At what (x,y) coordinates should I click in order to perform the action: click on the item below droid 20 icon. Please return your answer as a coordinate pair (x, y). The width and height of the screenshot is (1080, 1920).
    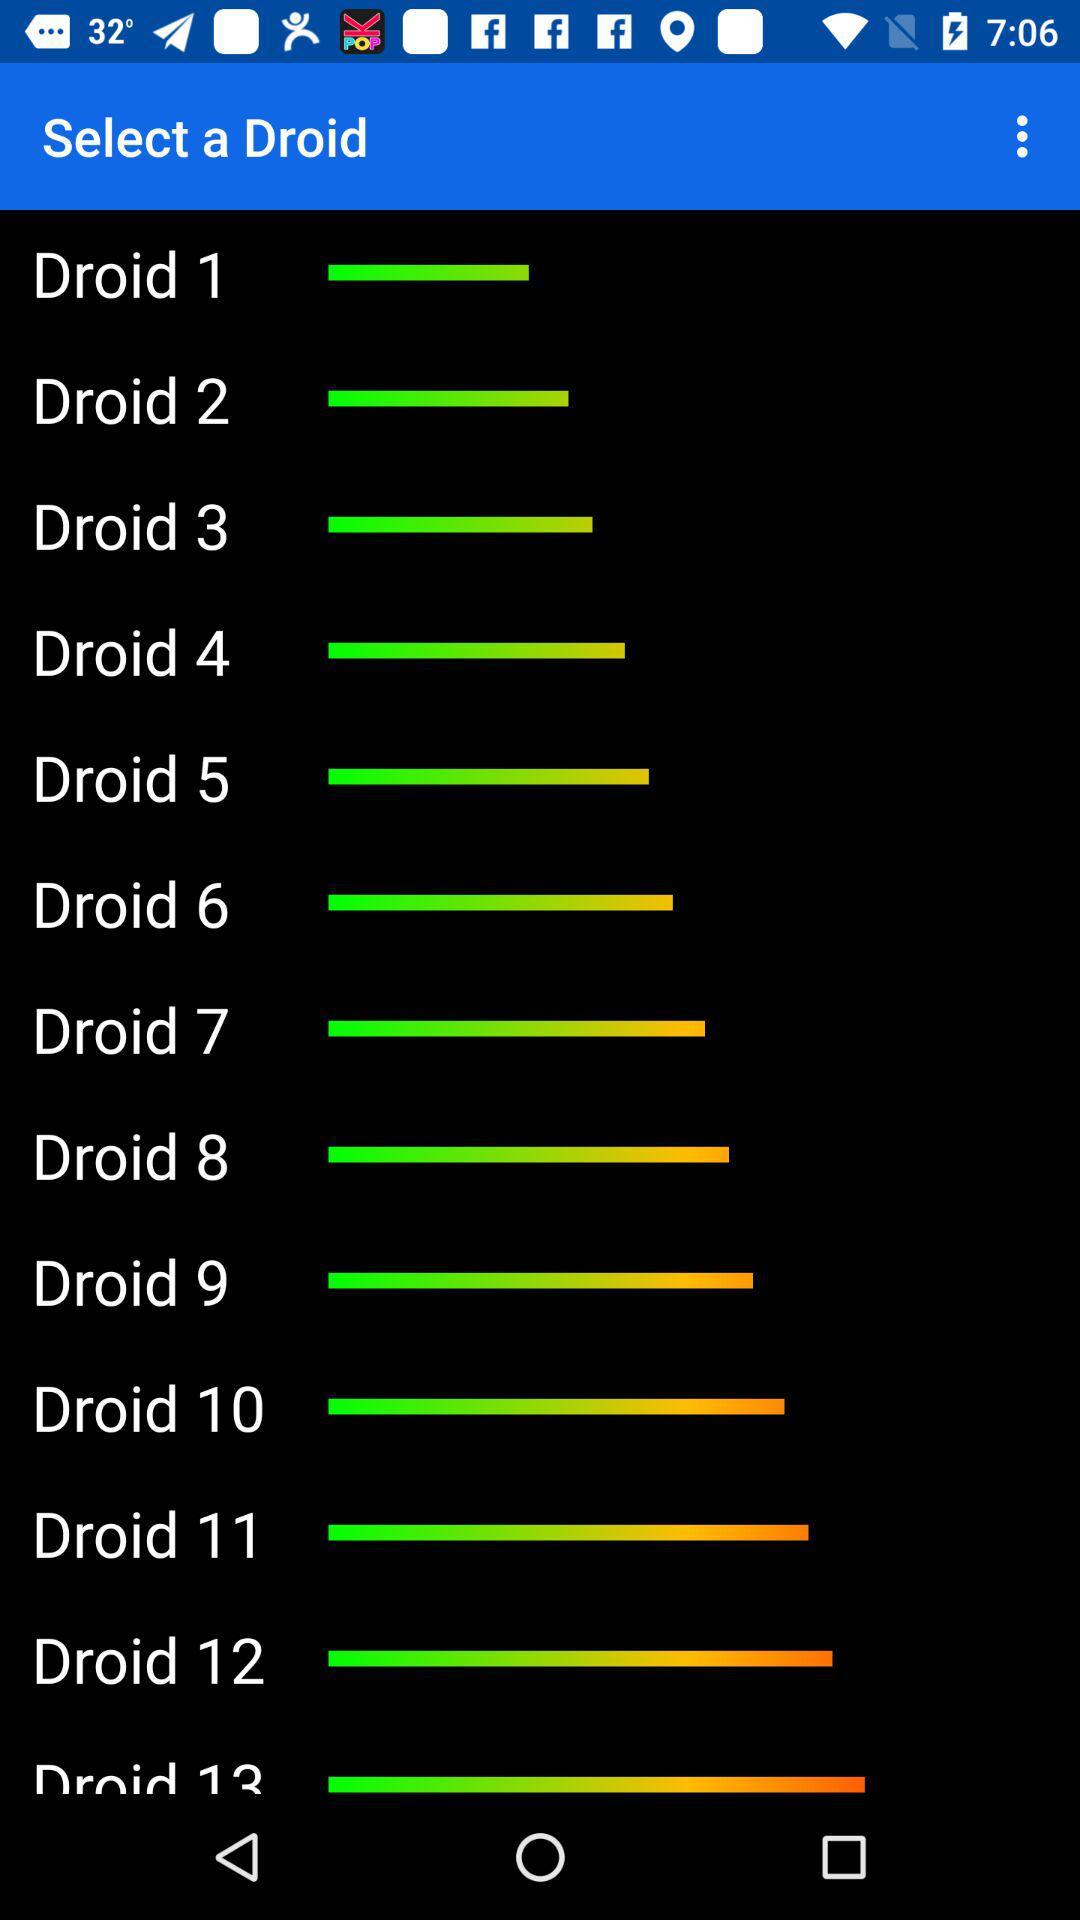
    Looking at the image, I should click on (147, 651).